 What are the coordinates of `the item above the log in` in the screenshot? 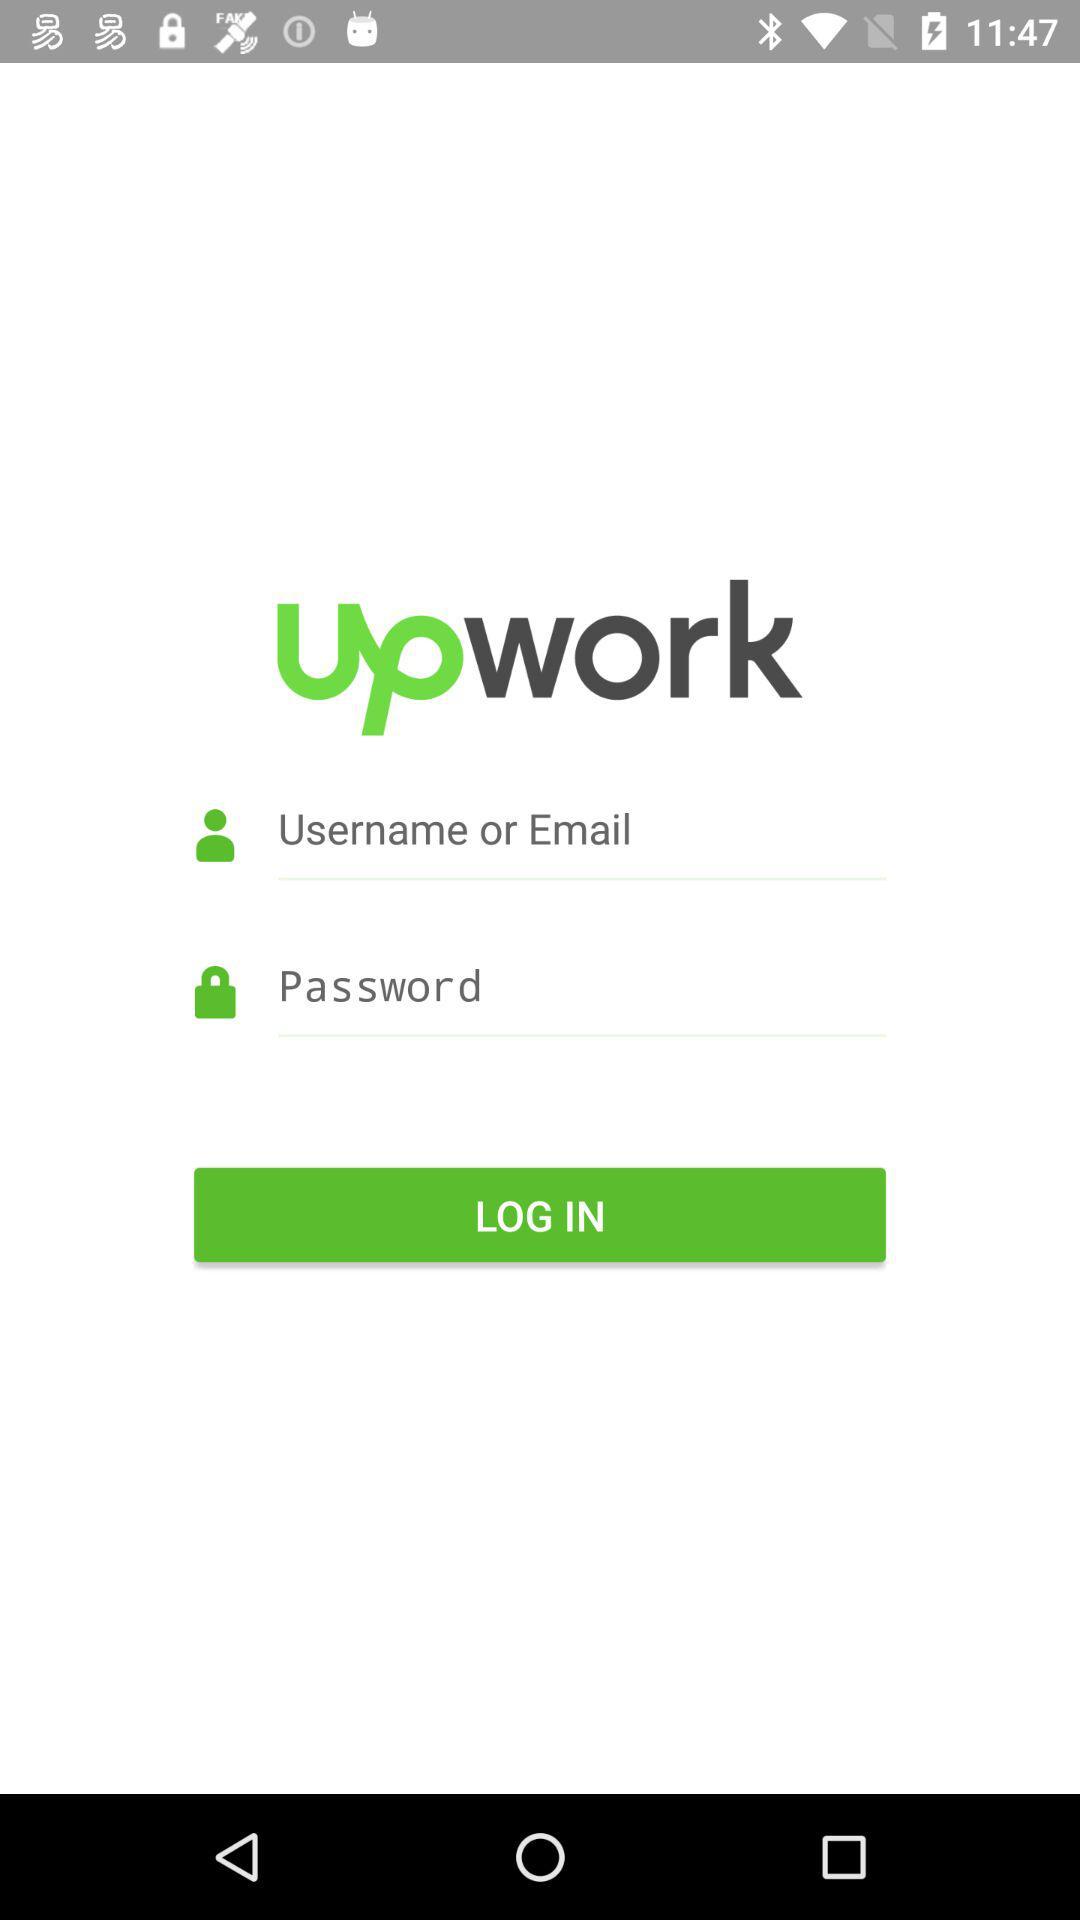 It's located at (540, 1013).